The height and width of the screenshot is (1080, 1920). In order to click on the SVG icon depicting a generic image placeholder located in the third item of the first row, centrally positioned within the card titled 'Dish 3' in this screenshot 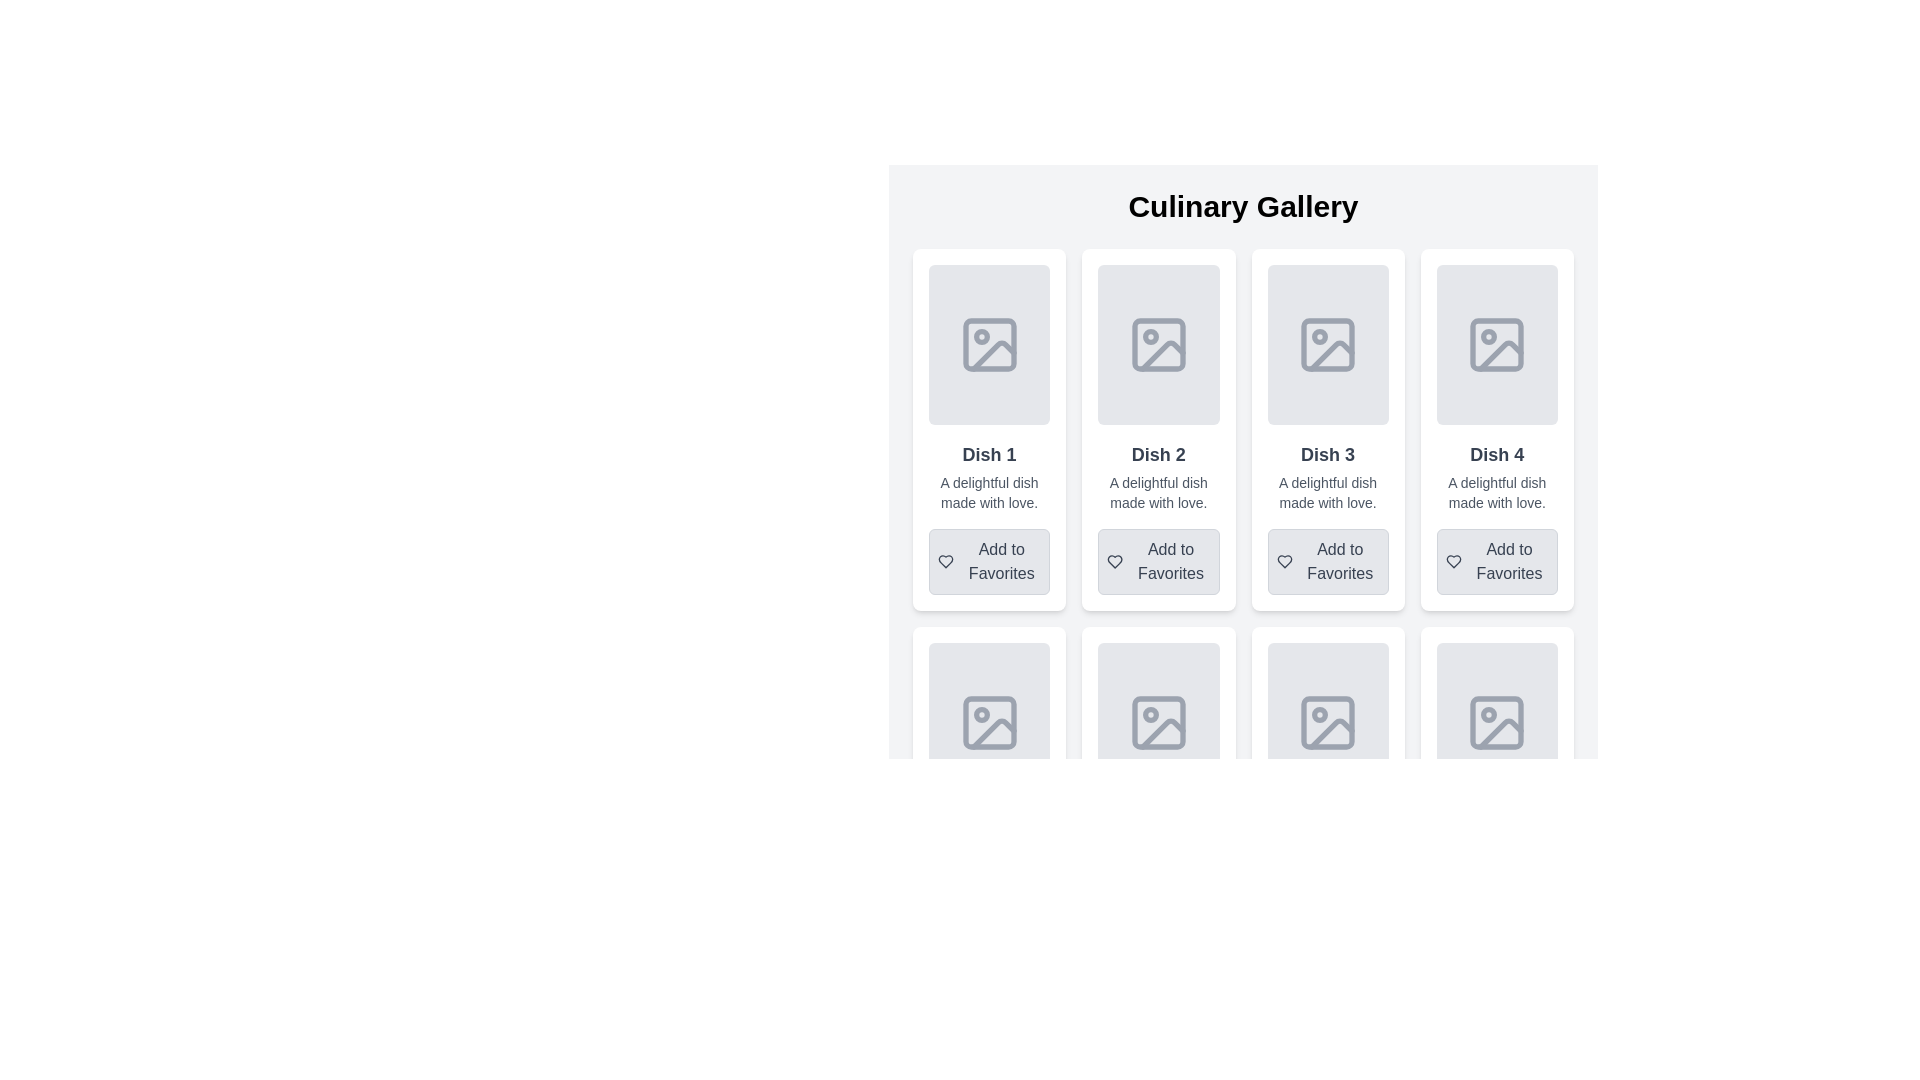, I will do `click(1328, 343)`.